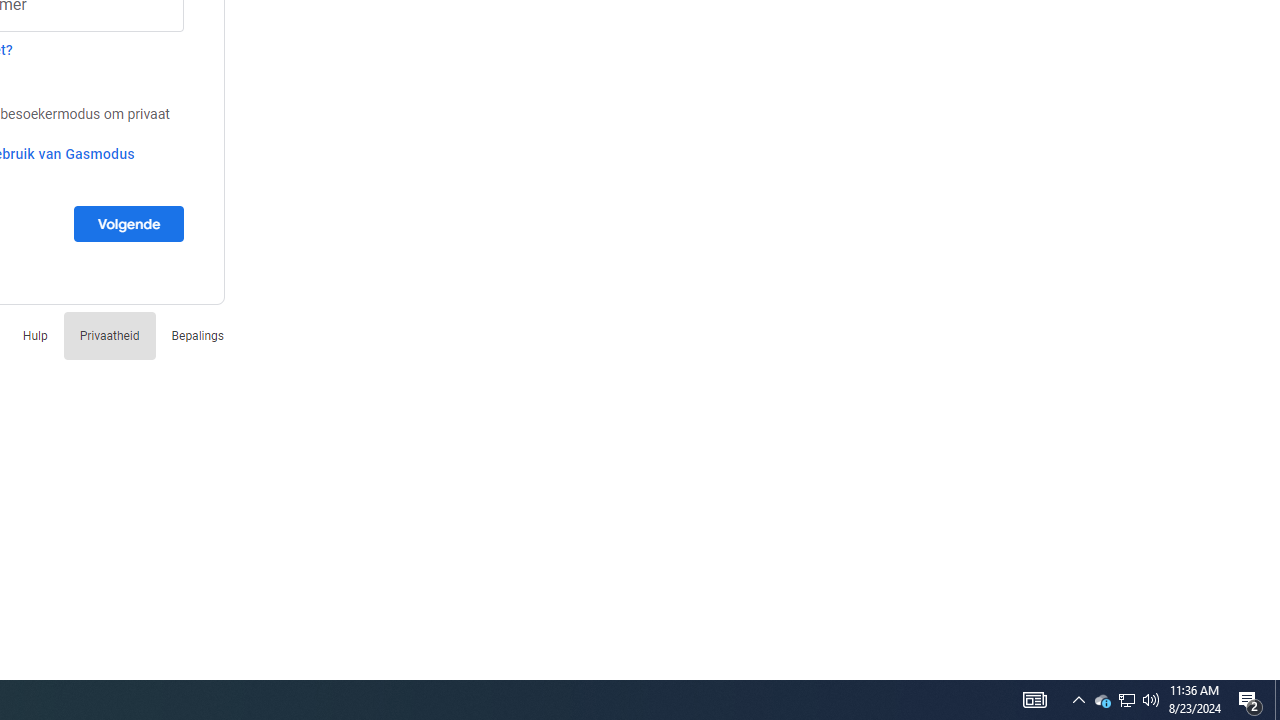  I want to click on 'Volgende', so click(127, 223).